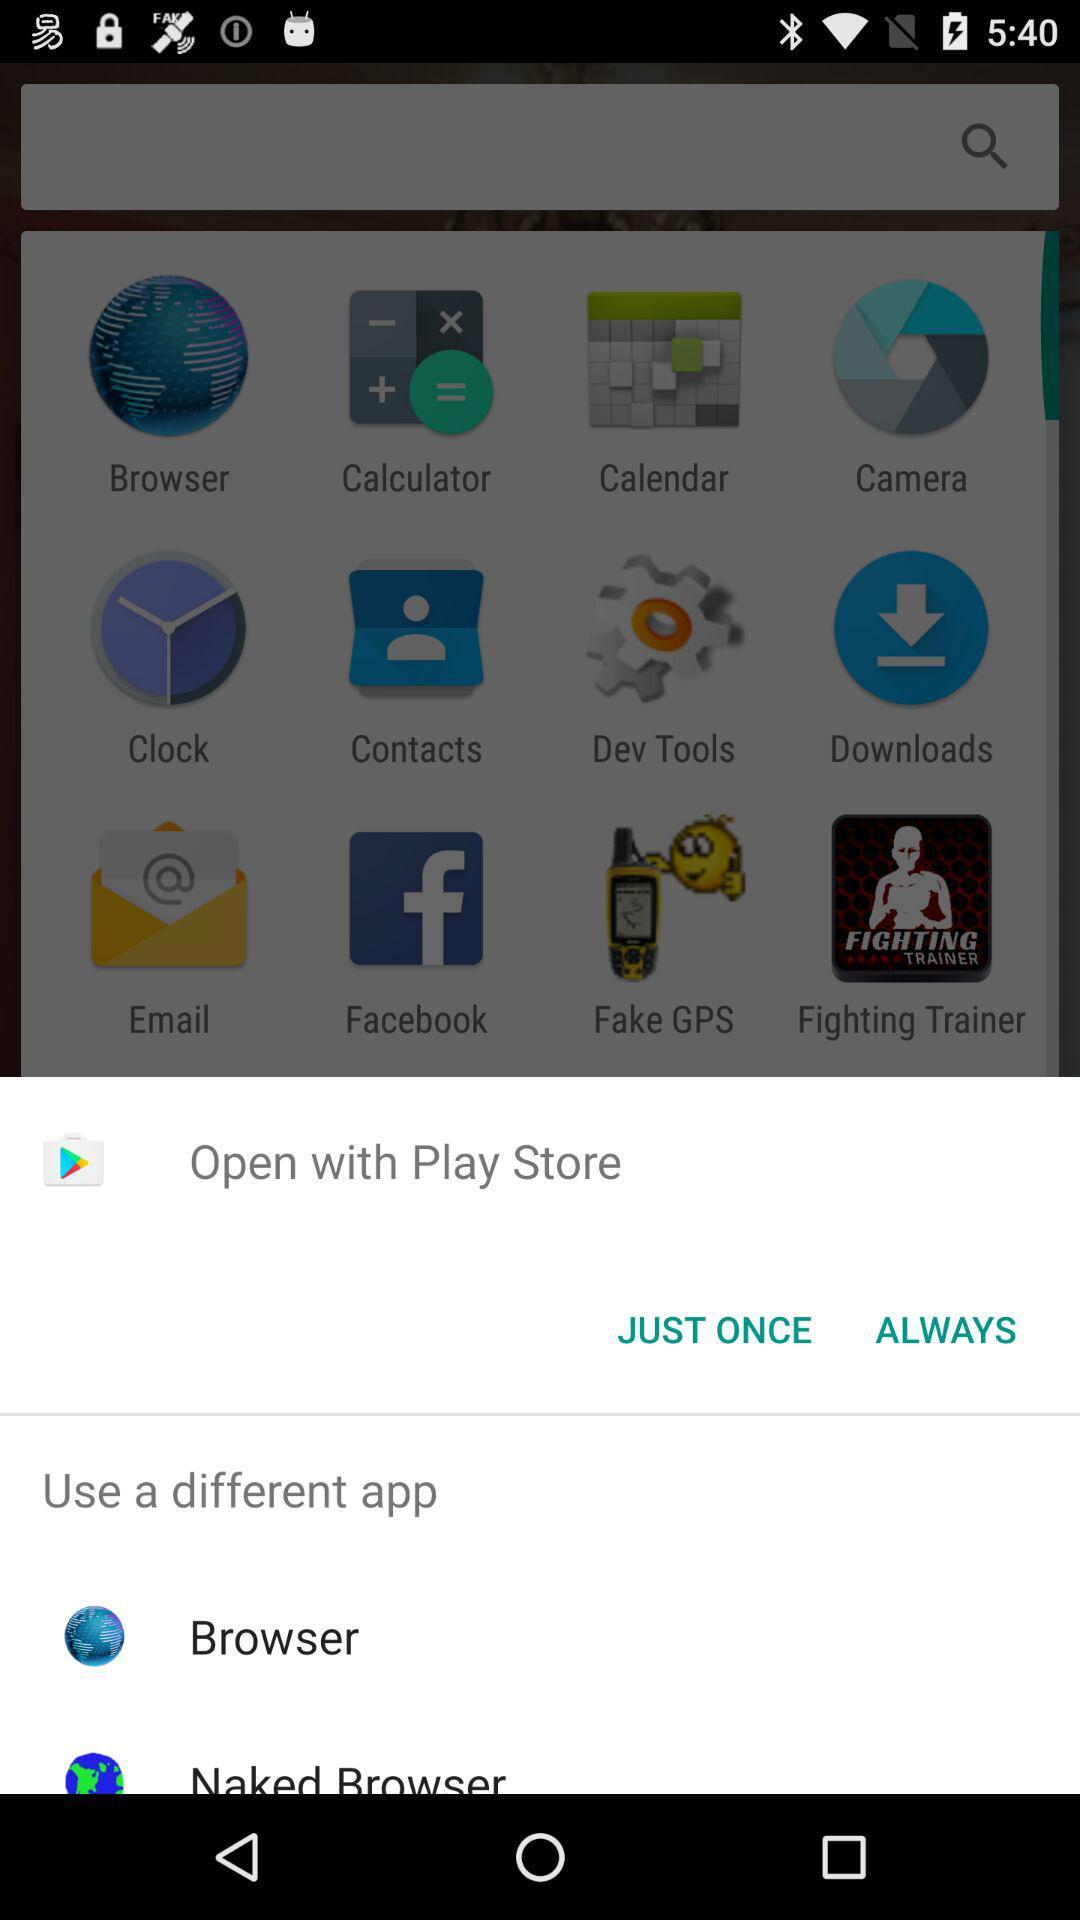 This screenshot has width=1080, height=1920. I want to click on app below browser, so click(346, 1772).